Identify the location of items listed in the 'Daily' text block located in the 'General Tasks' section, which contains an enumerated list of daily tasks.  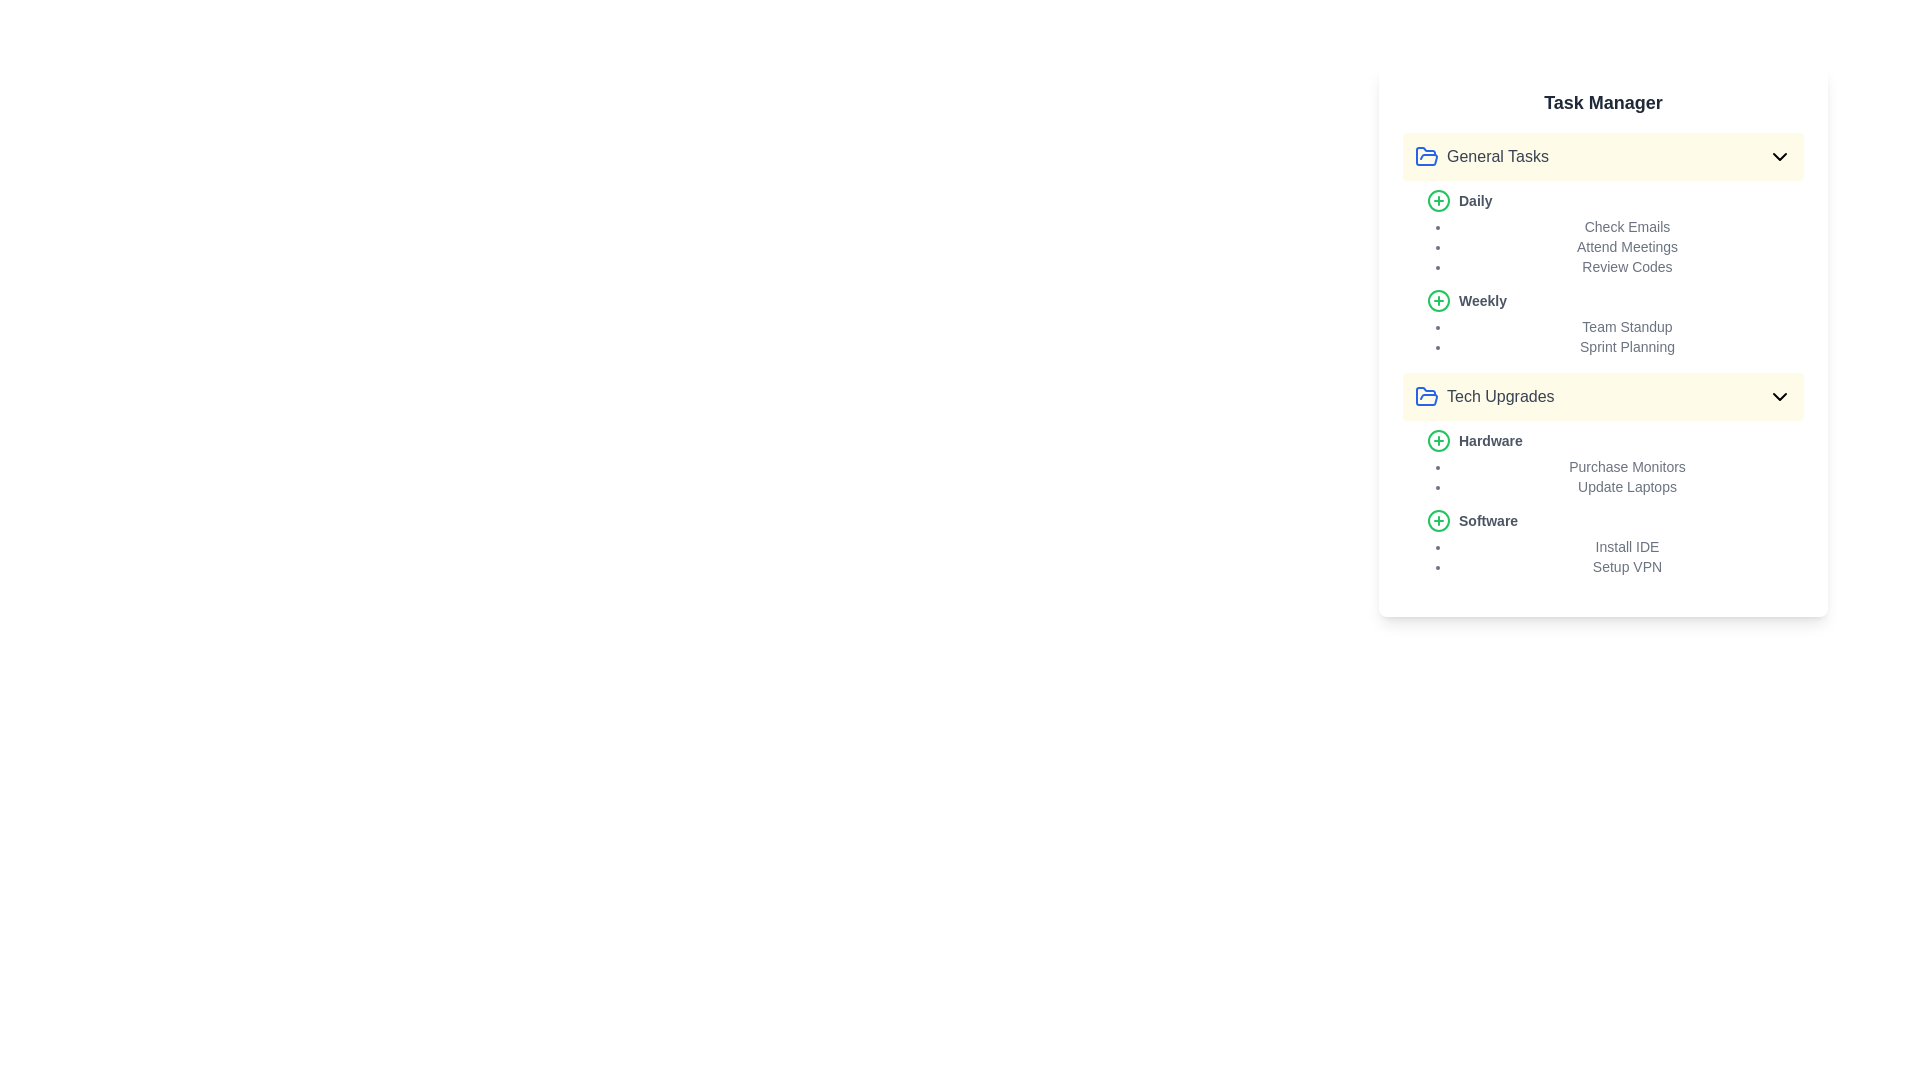
(1615, 231).